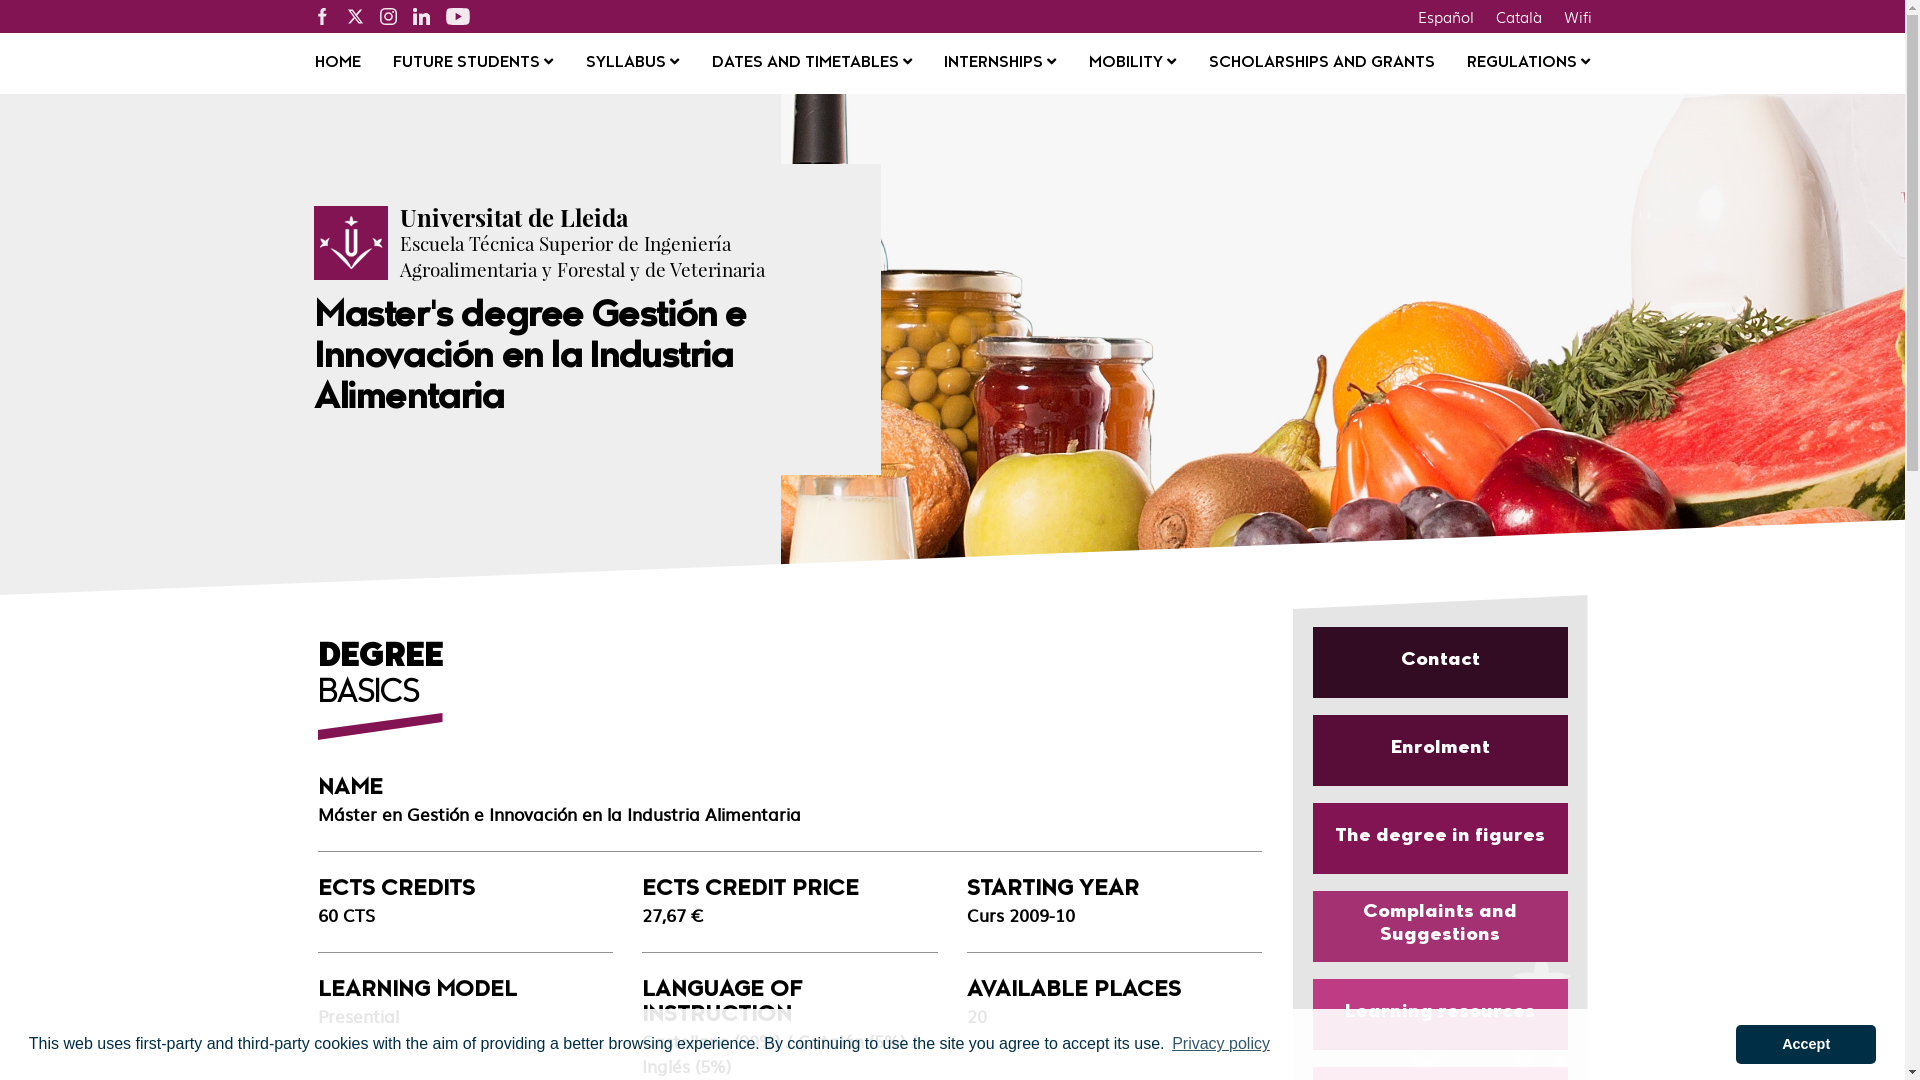 This screenshot has width=1920, height=1080. Describe the element at coordinates (472, 62) in the screenshot. I see `'FUTURE STUDENTS'` at that location.